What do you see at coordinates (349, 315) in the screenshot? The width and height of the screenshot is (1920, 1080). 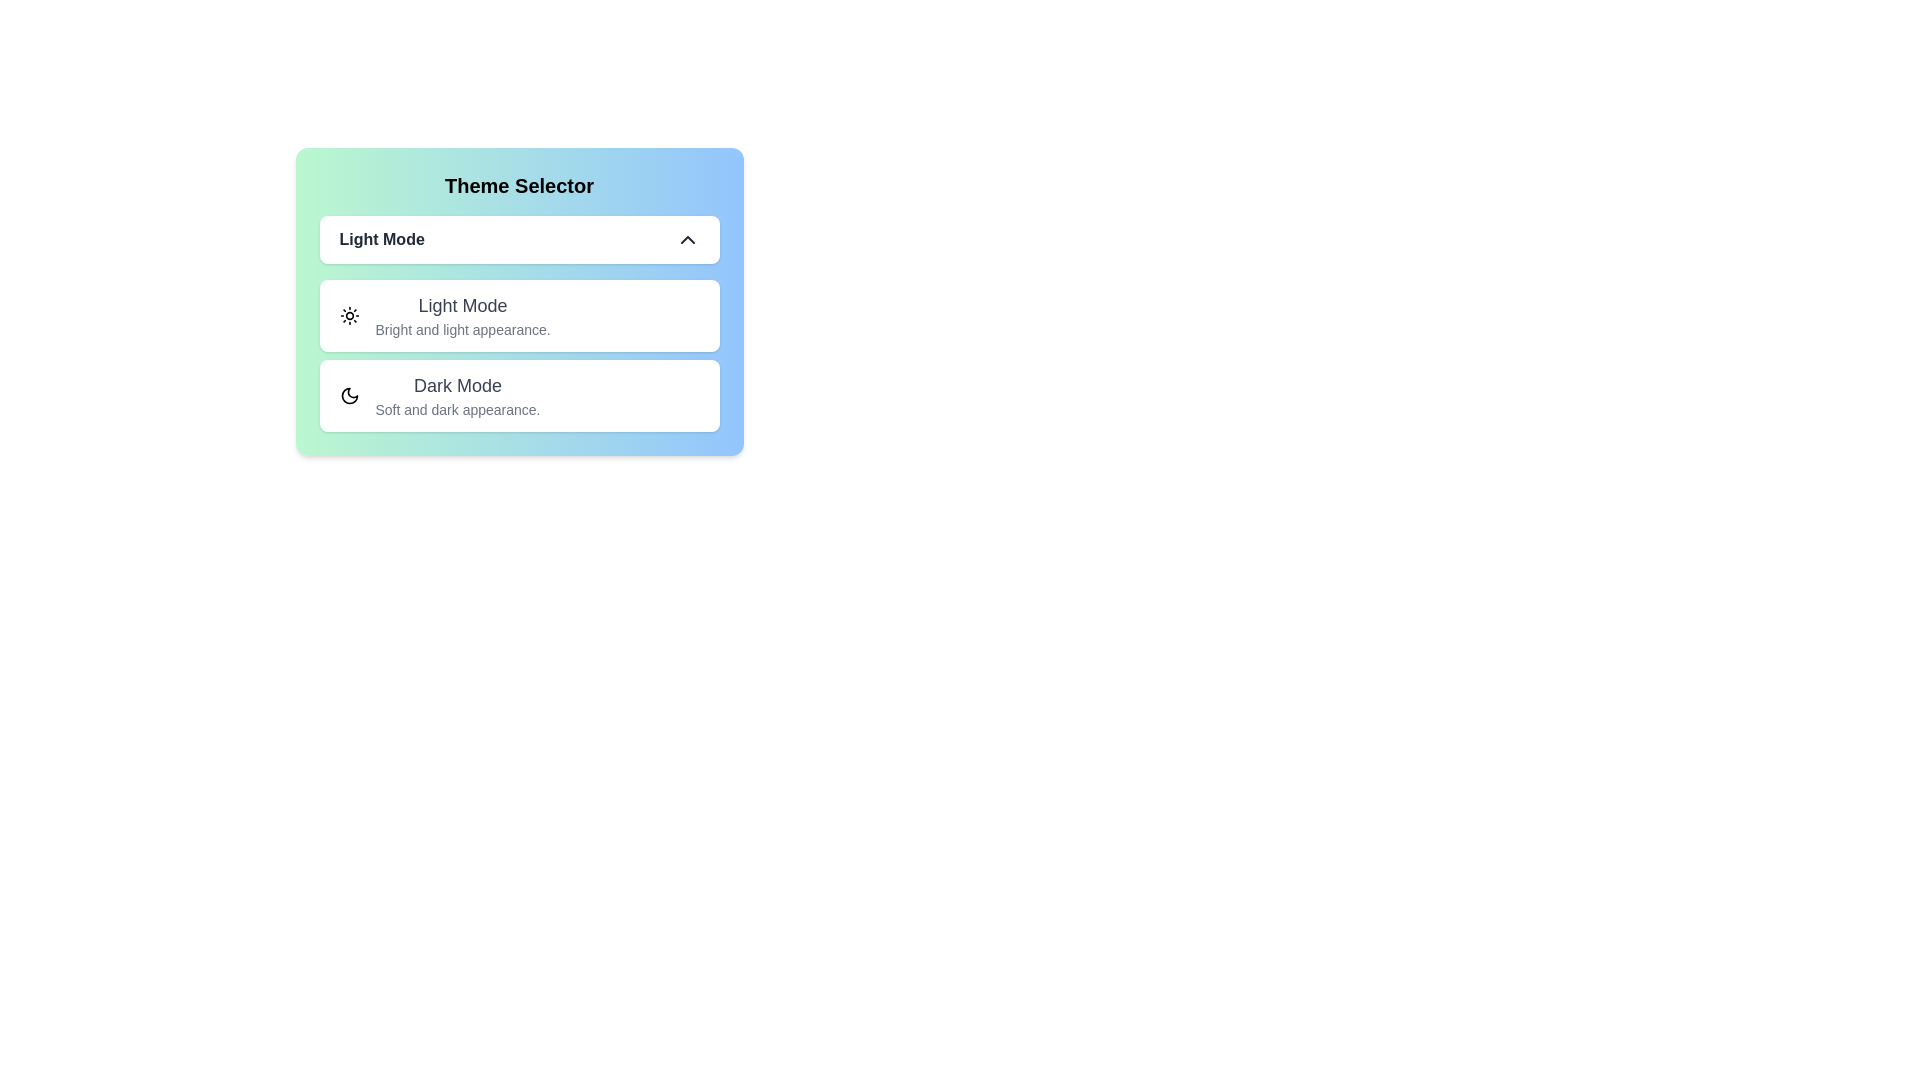 I see `the theme by clicking on the corresponding icon. The parameter Light Mode determines the selection, where 'Light Mode' corresponds to the sun icon and 'Dark Mode' corresponds to the moon icon` at bounding box center [349, 315].